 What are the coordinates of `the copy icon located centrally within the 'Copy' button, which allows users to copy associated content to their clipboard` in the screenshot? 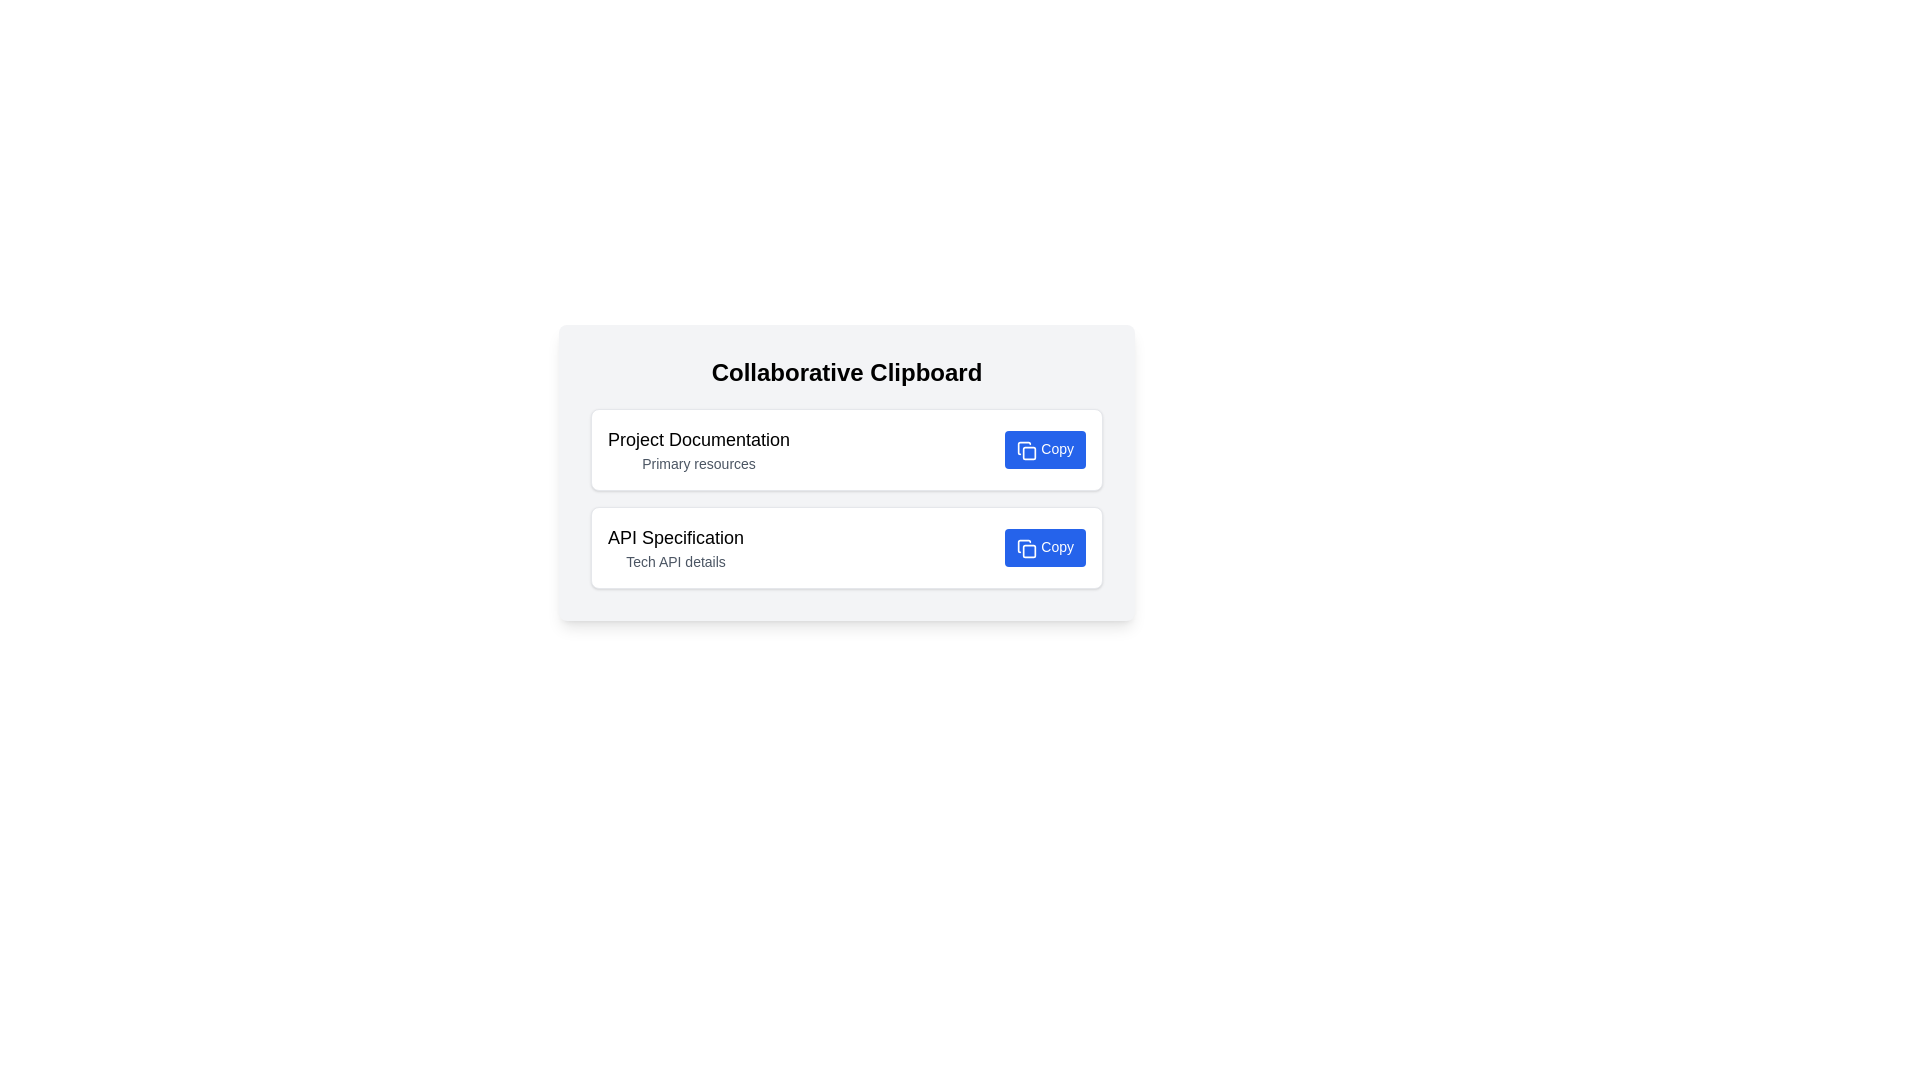 It's located at (1027, 450).